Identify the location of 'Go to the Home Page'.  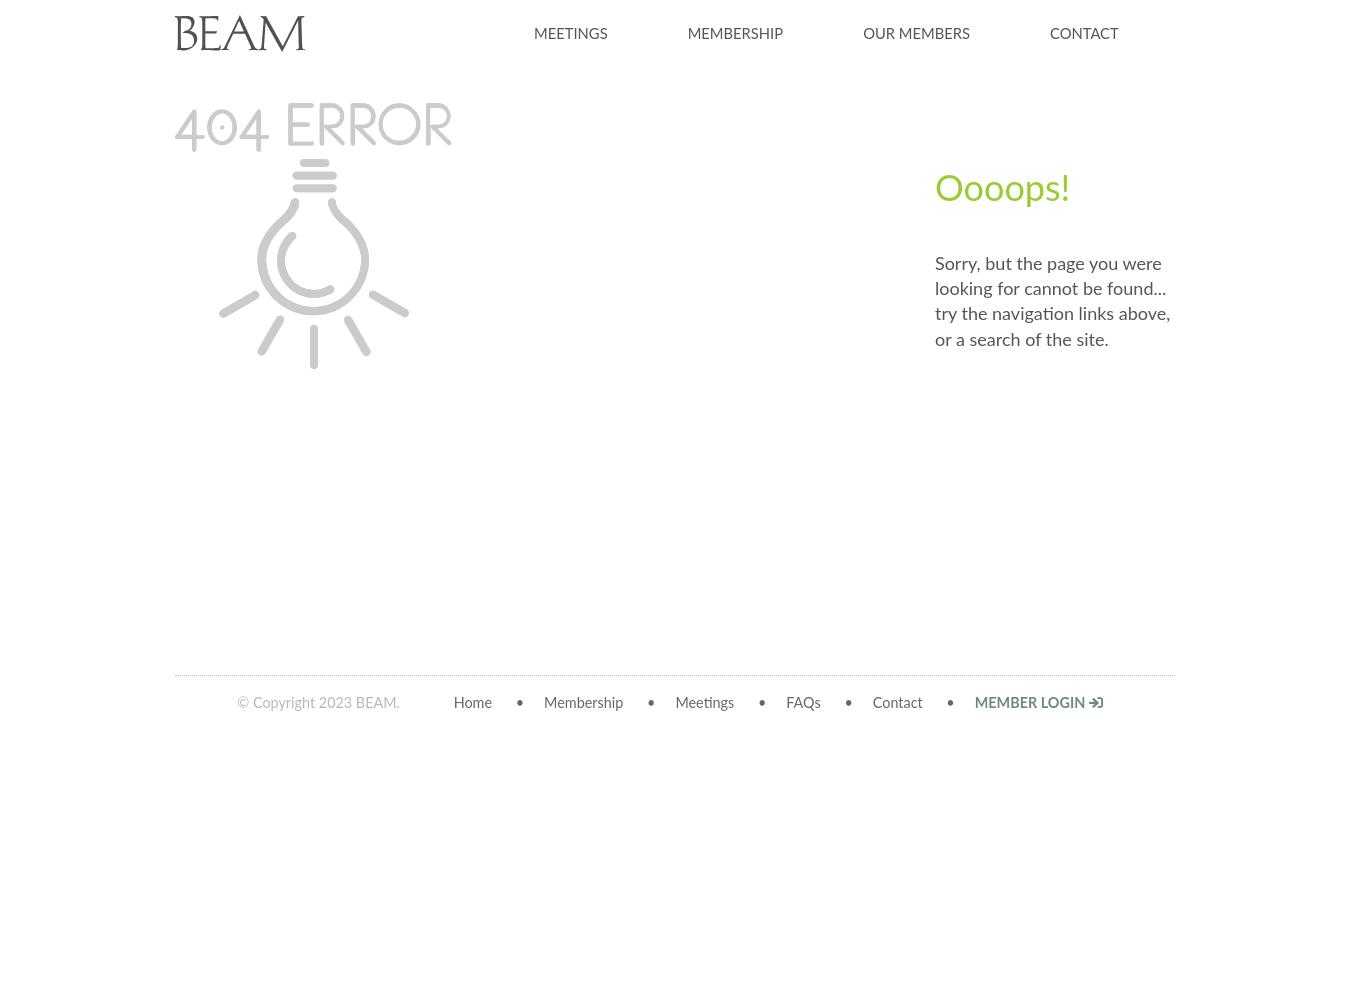
(1061, 432).